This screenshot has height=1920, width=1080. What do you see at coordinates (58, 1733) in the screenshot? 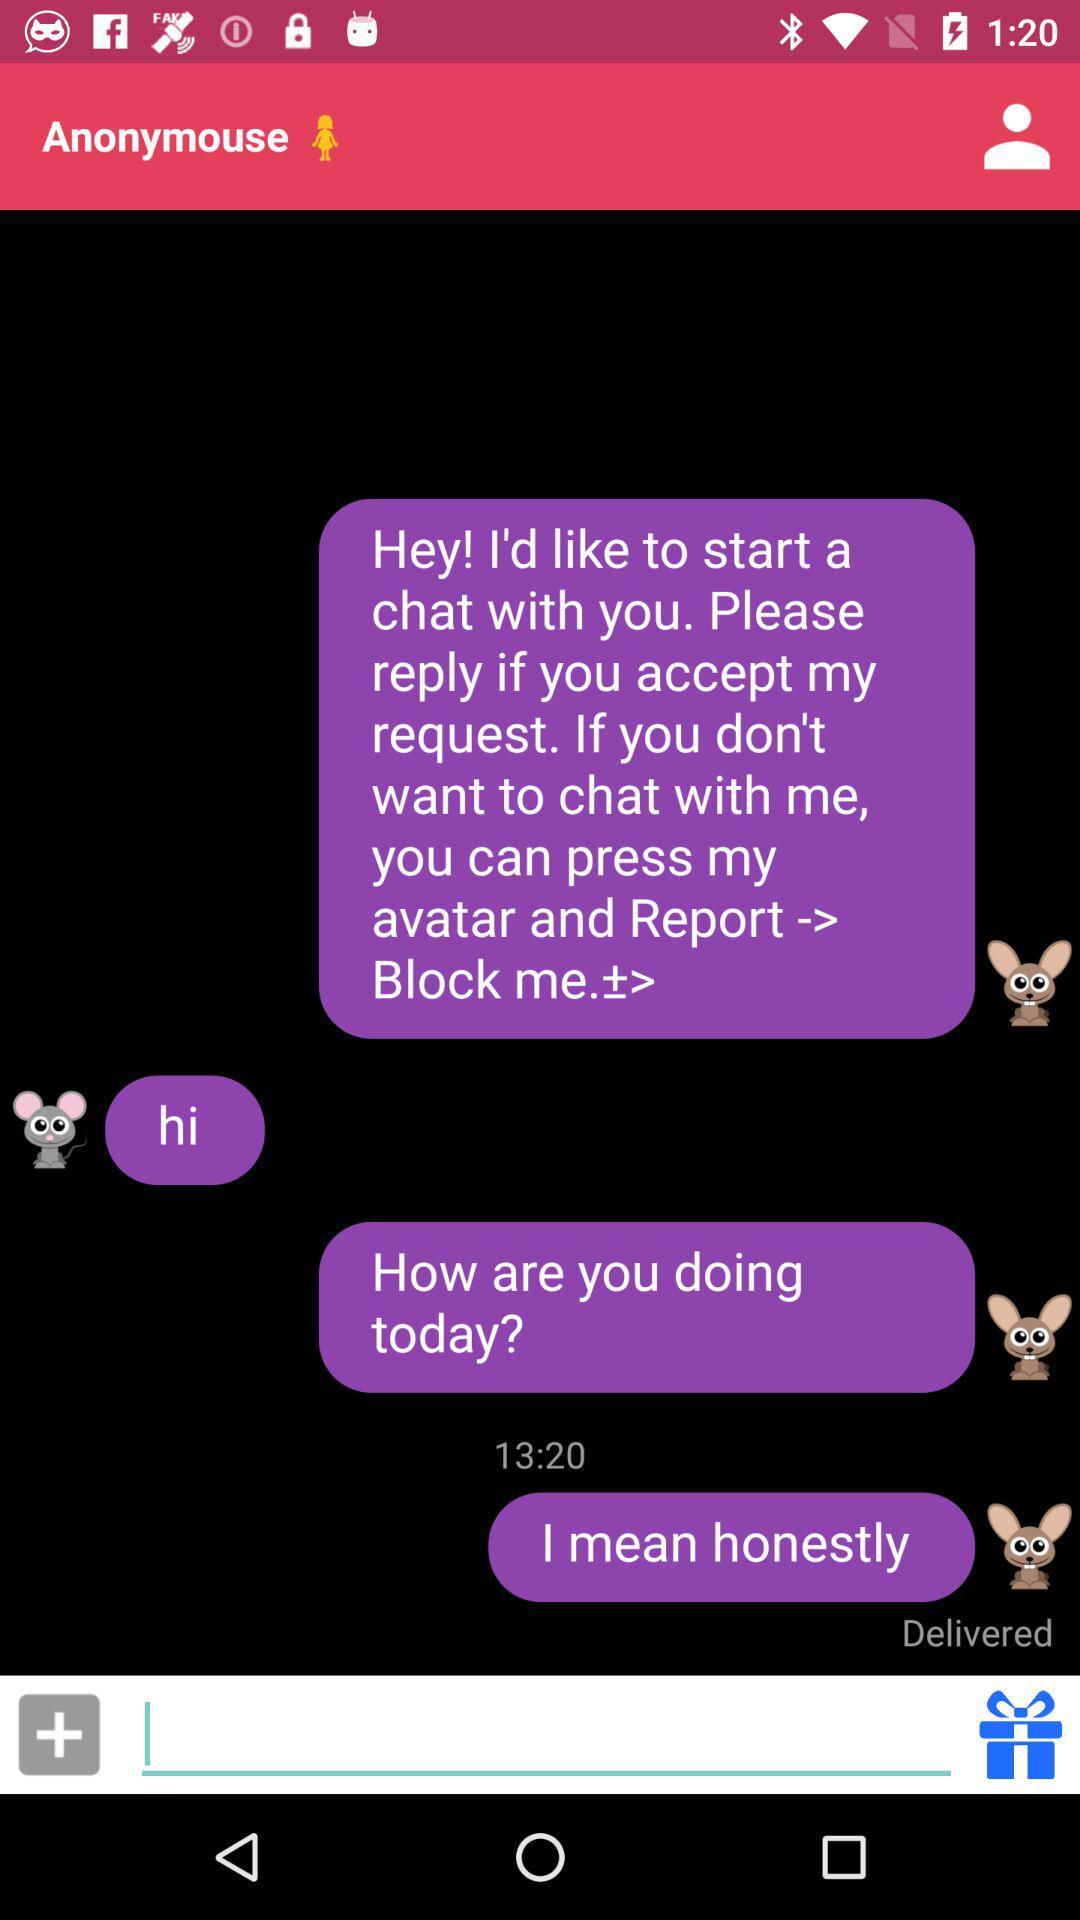
I see `item at the bottom left corner` at bounding box center [58, 1733].